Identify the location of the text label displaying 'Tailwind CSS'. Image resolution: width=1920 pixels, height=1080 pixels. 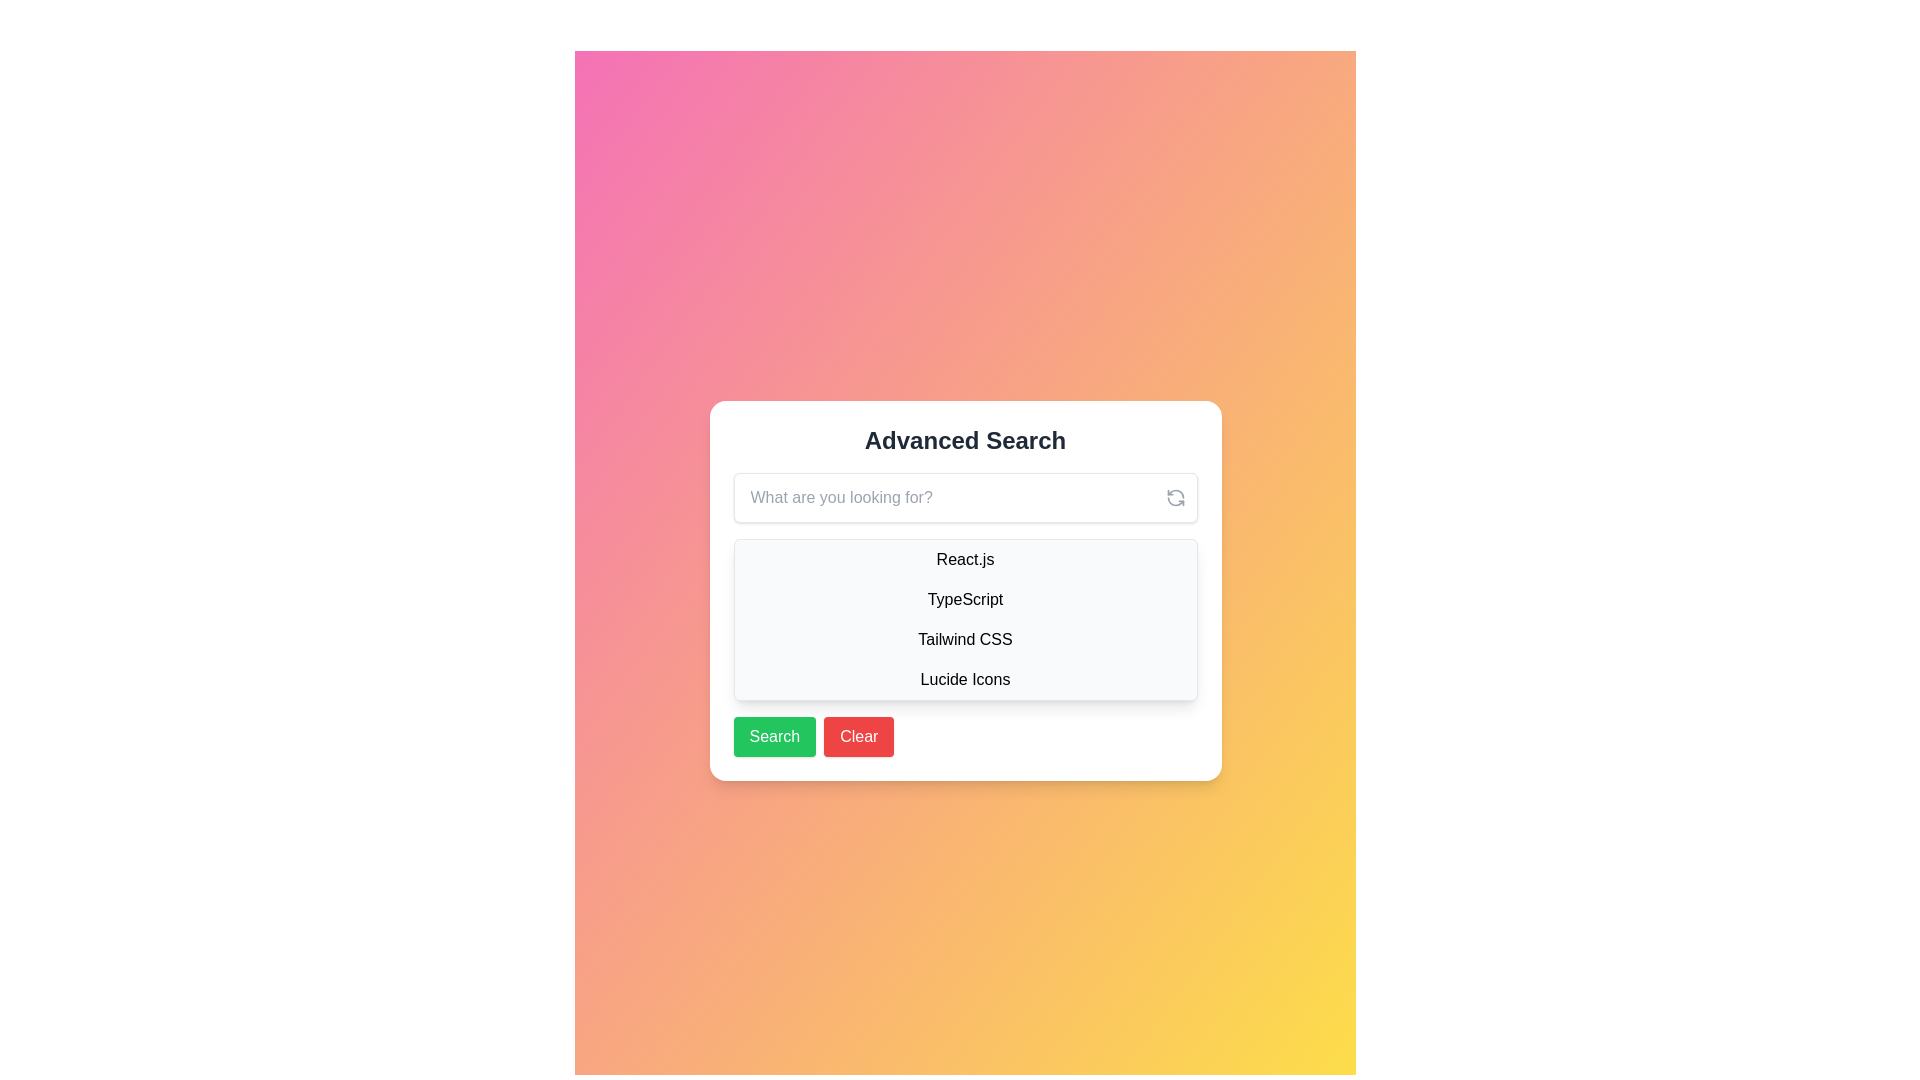
(965, 640).